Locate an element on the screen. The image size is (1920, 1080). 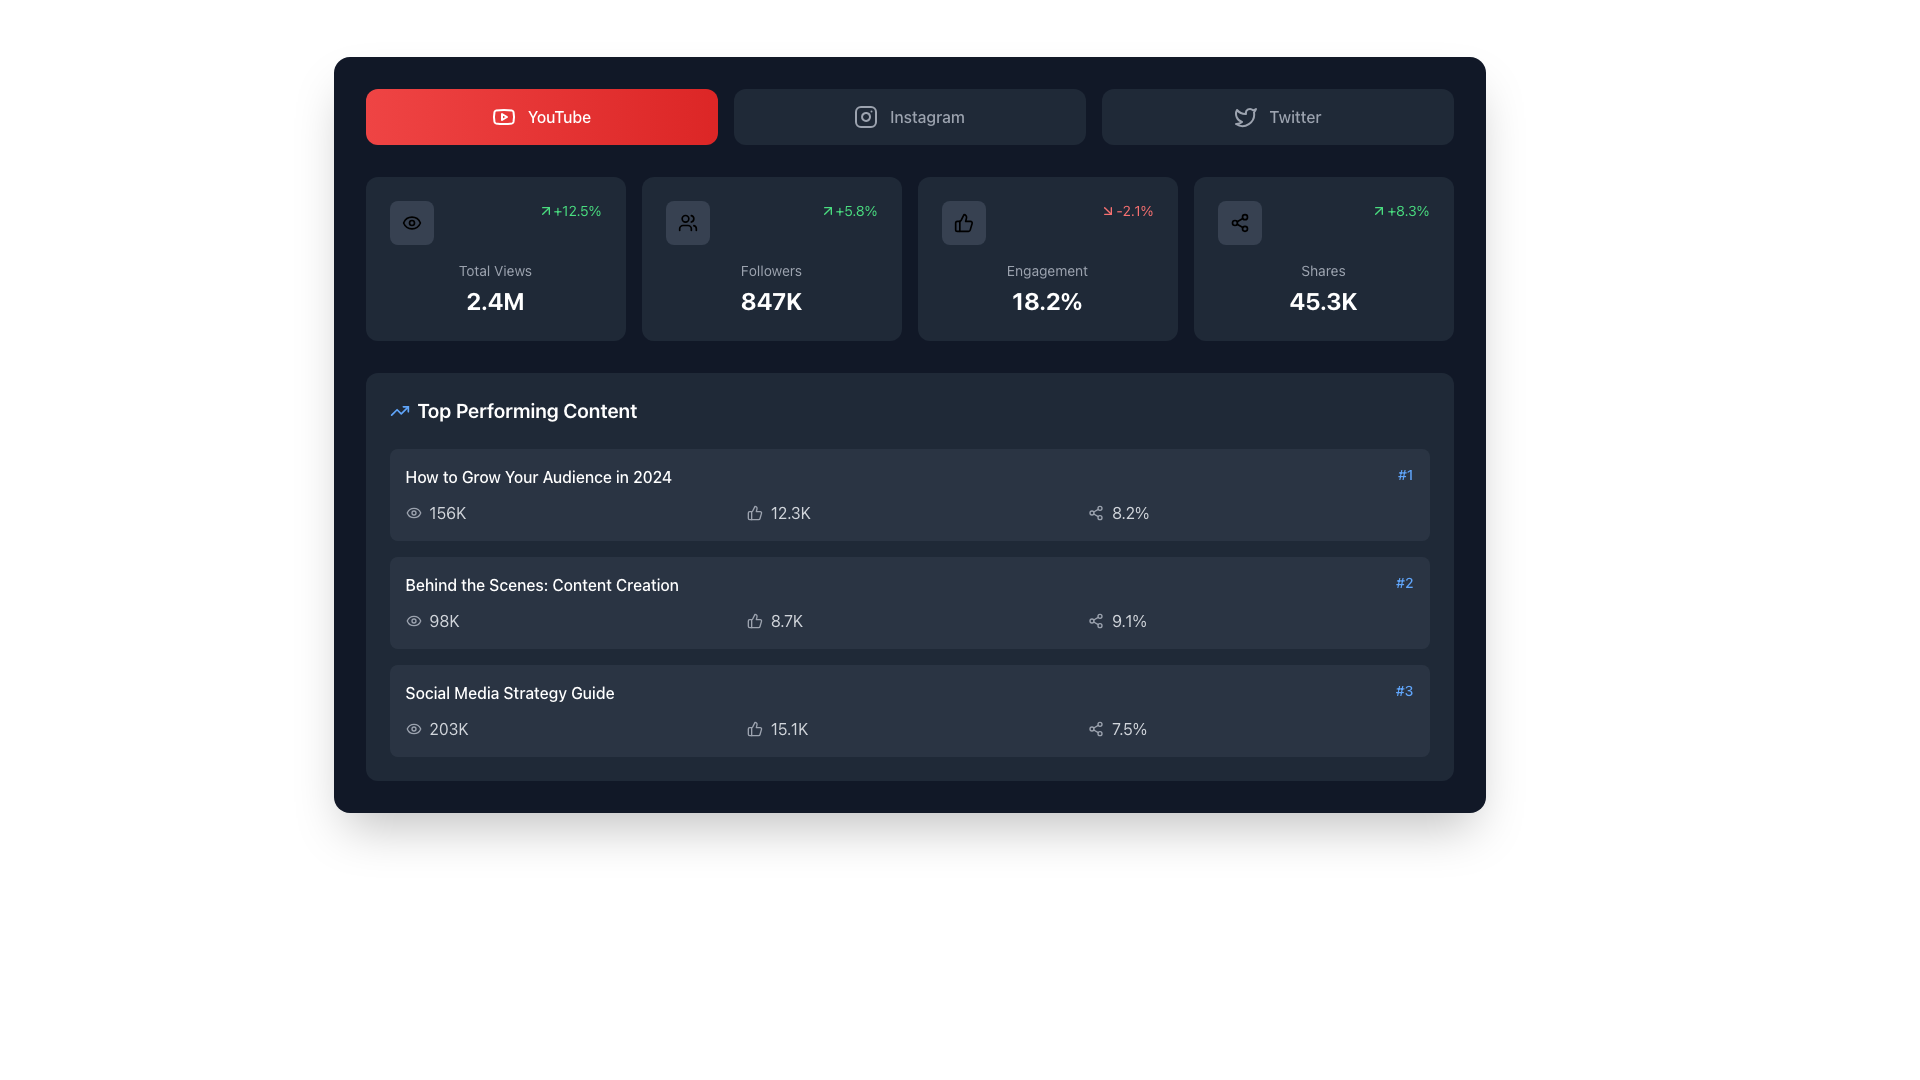
text displayed in the Text Display element showing '2.4M', which is centrally positioned within the card component located below 'Total Views' is located at coordinates (495, 300).